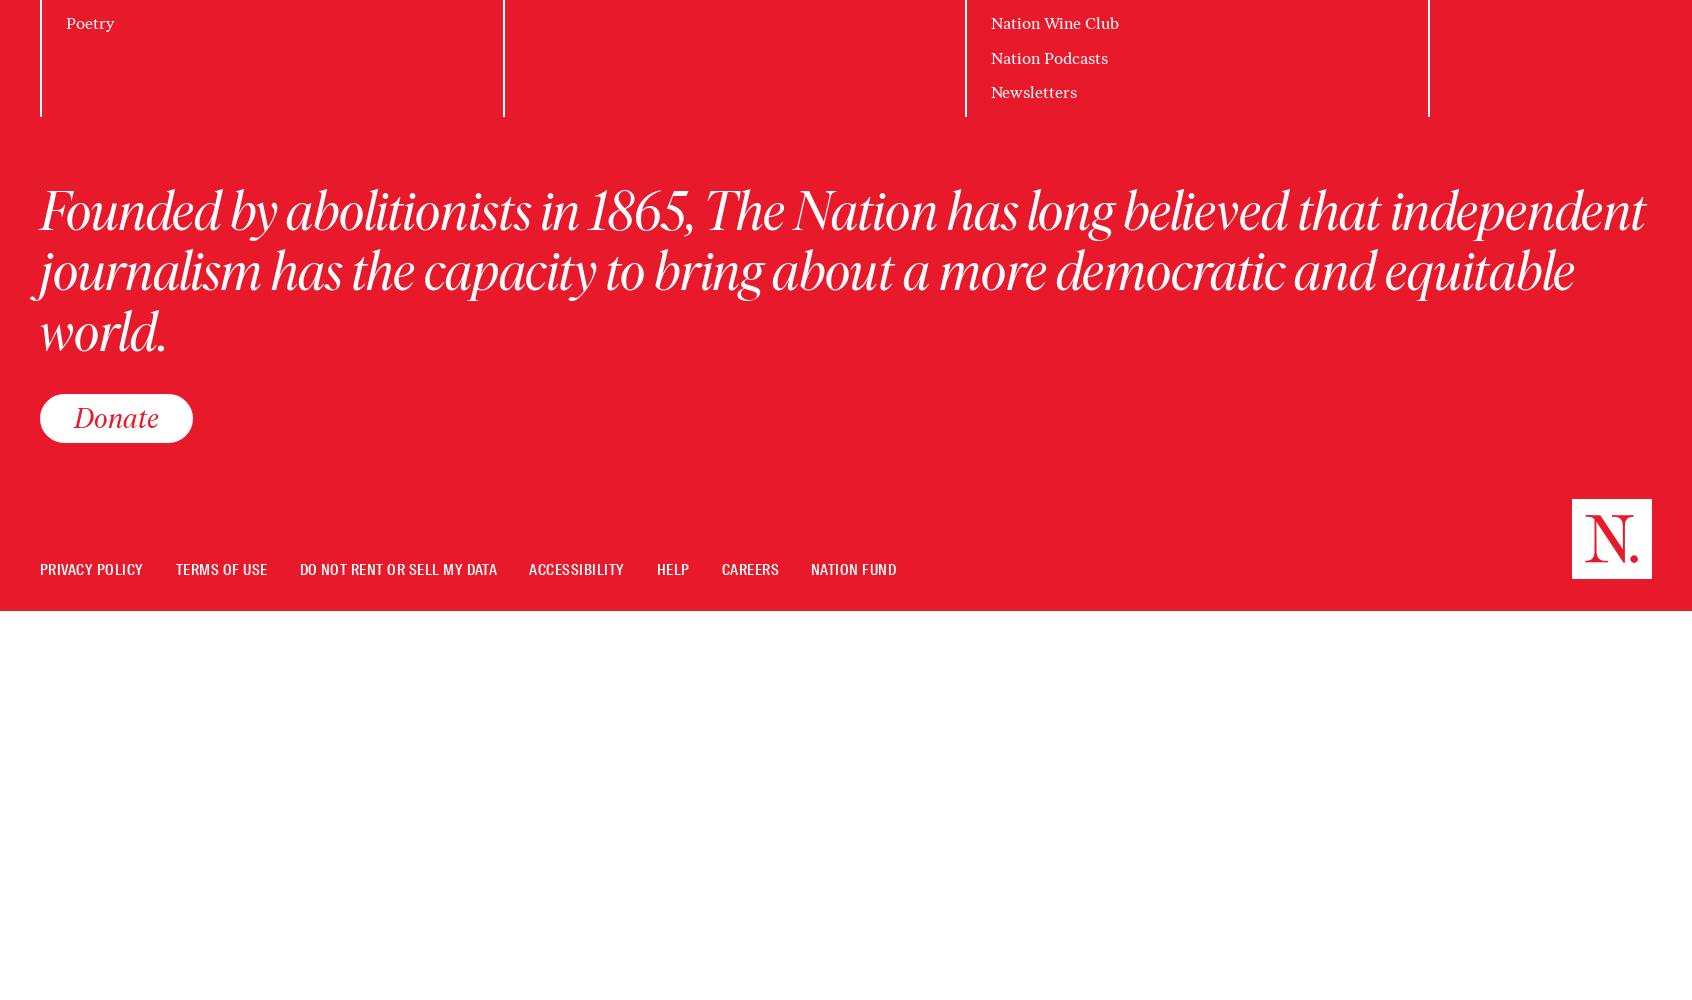 This screenshot has height=1000, width=1692. What do you see at coordinates (397, 569) in the screenshot?
I see `'Do Not Rent Or Sell My Data'` at bounding box center [397, 569].